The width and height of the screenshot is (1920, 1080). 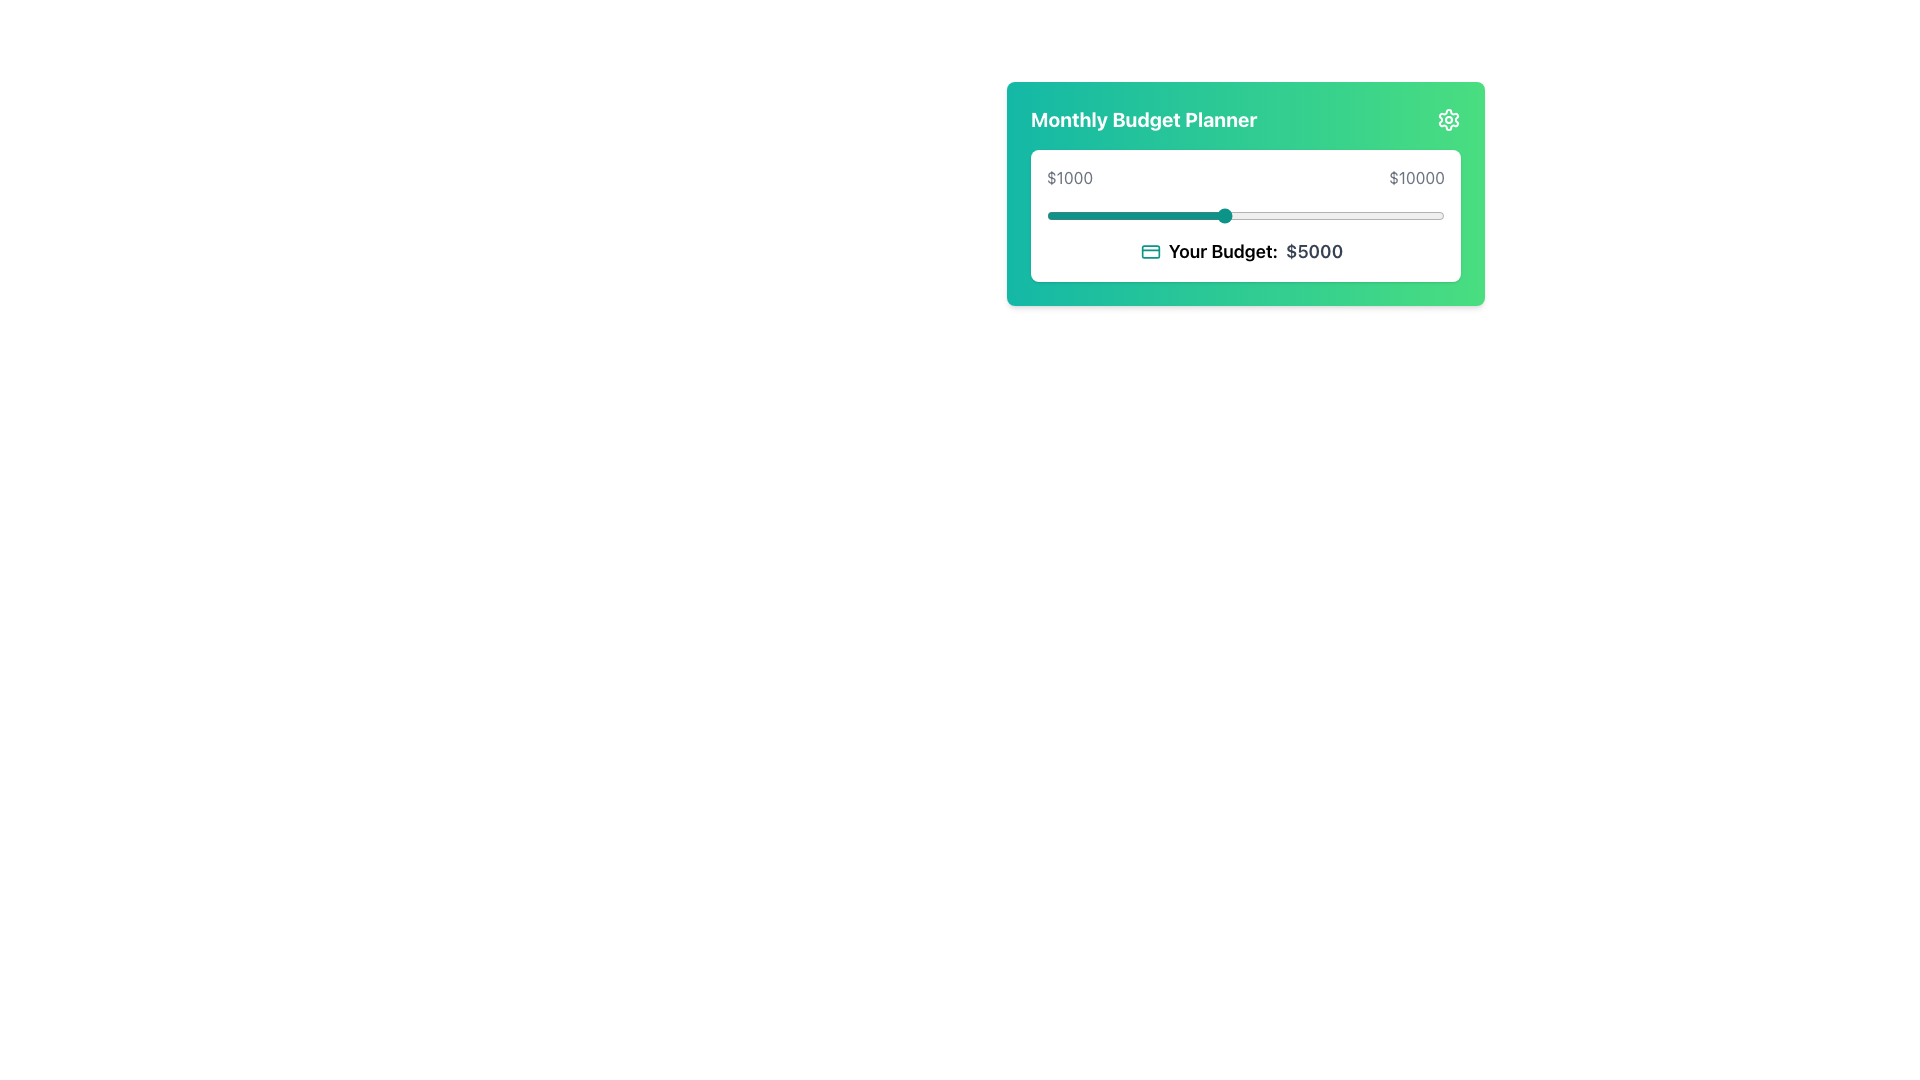 I want to click on the budget slider, so click(x=1190, y=216).